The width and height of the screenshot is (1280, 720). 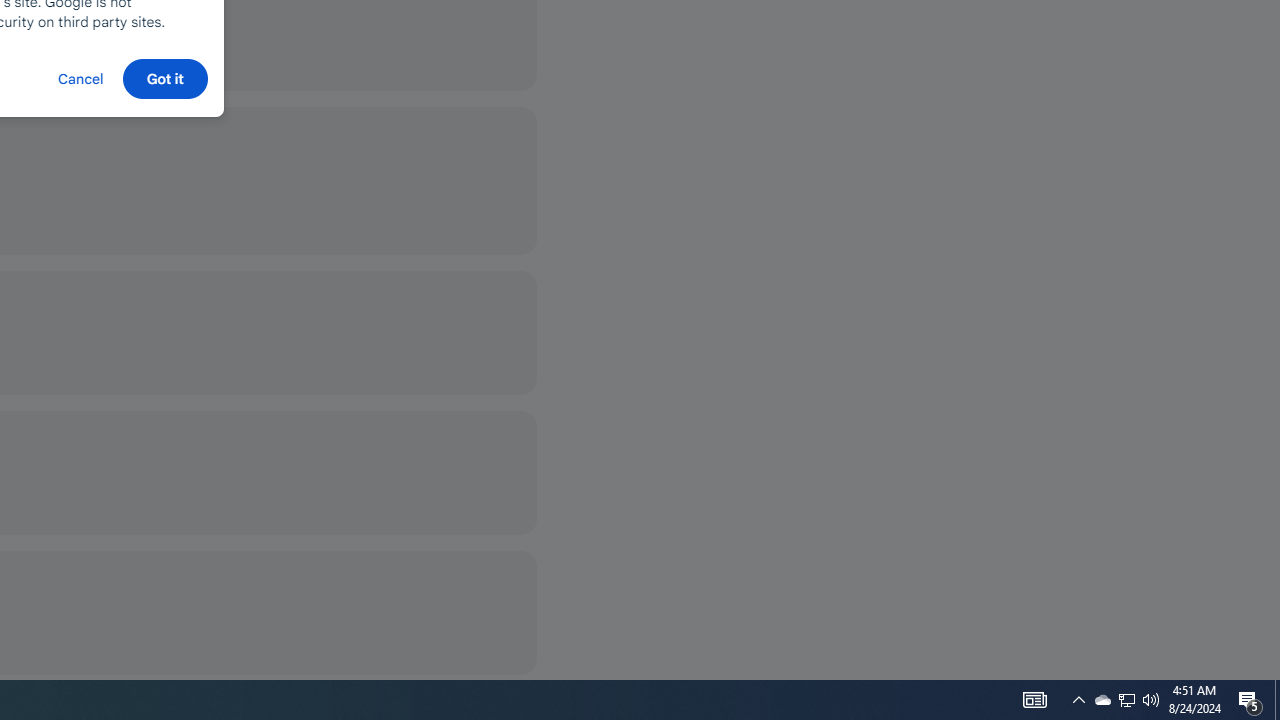 What do you see at coordinates (165, 77) in the screenshot?
I see `'Got it'` at bounding box center [165, 77].